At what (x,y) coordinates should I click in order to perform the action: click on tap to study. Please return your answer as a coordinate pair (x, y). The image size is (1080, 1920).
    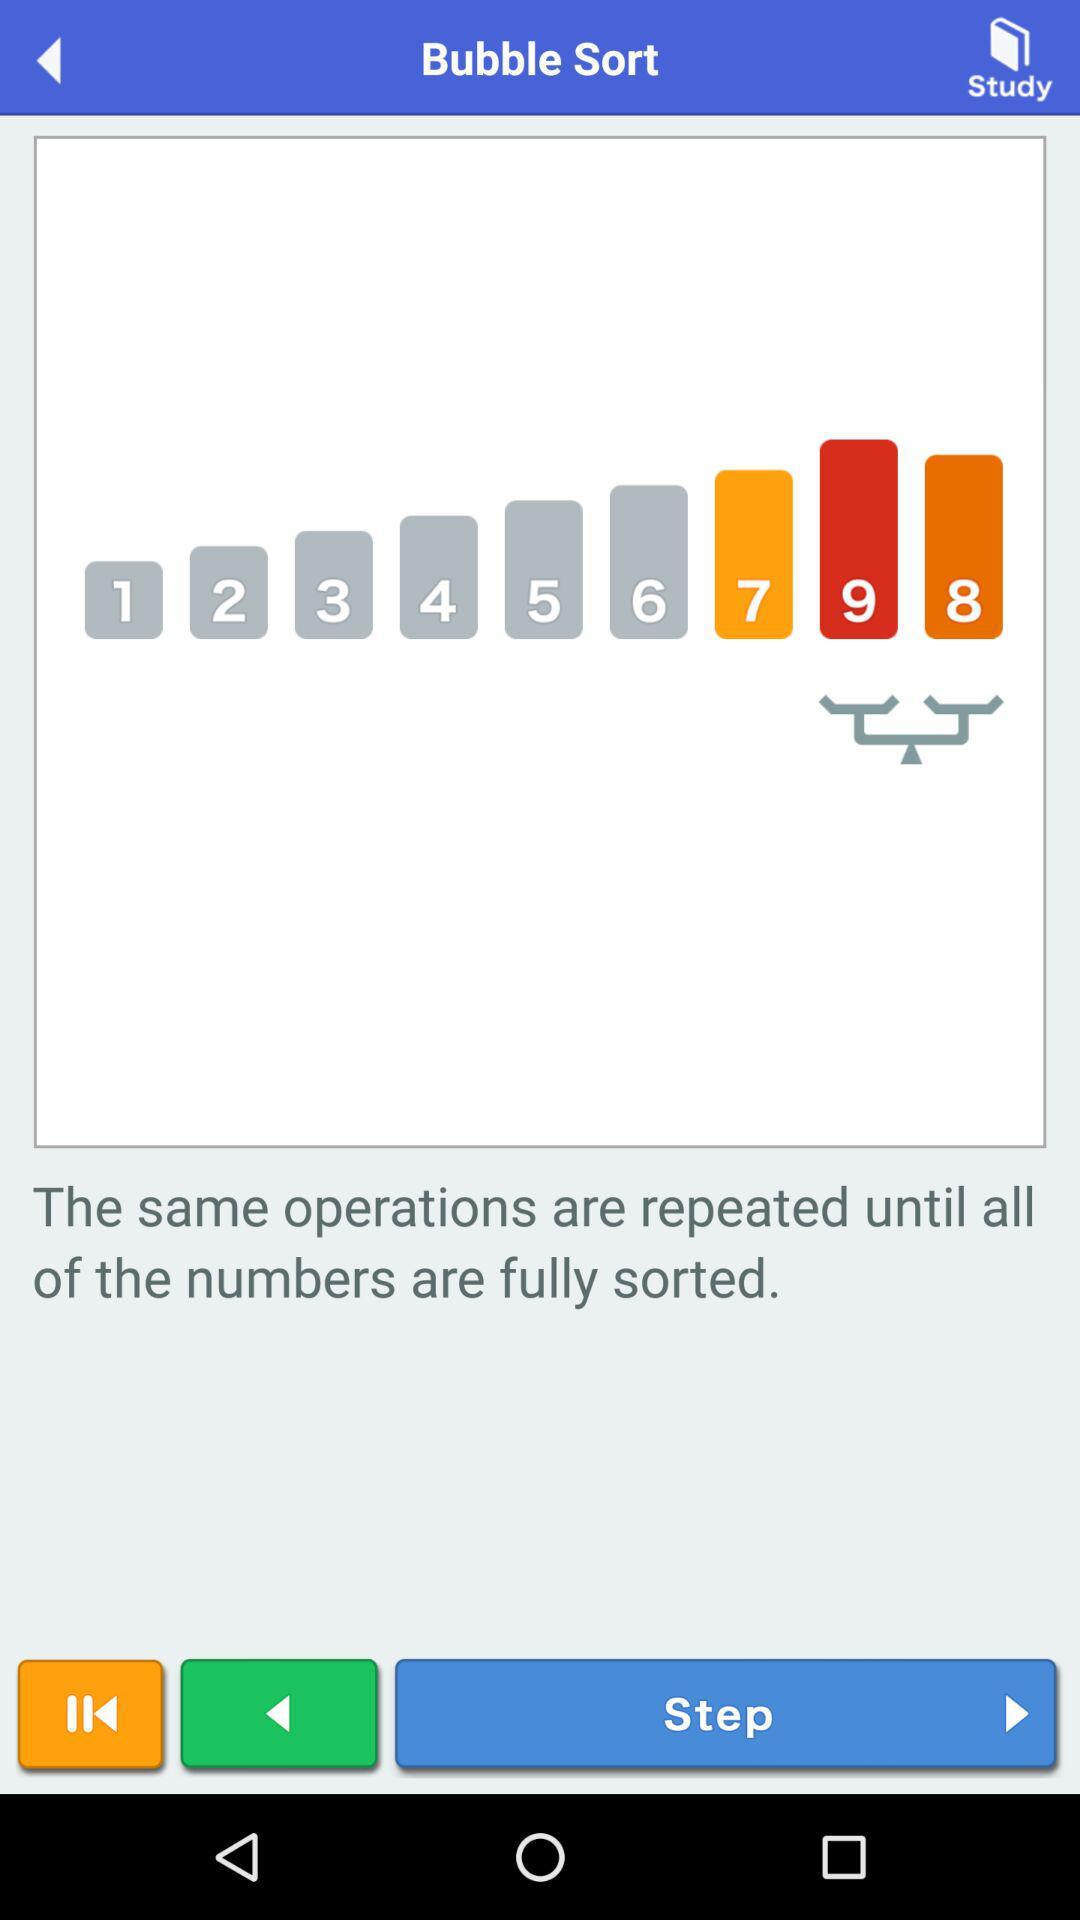
    Looking at the image, I should click on (1010, 56).